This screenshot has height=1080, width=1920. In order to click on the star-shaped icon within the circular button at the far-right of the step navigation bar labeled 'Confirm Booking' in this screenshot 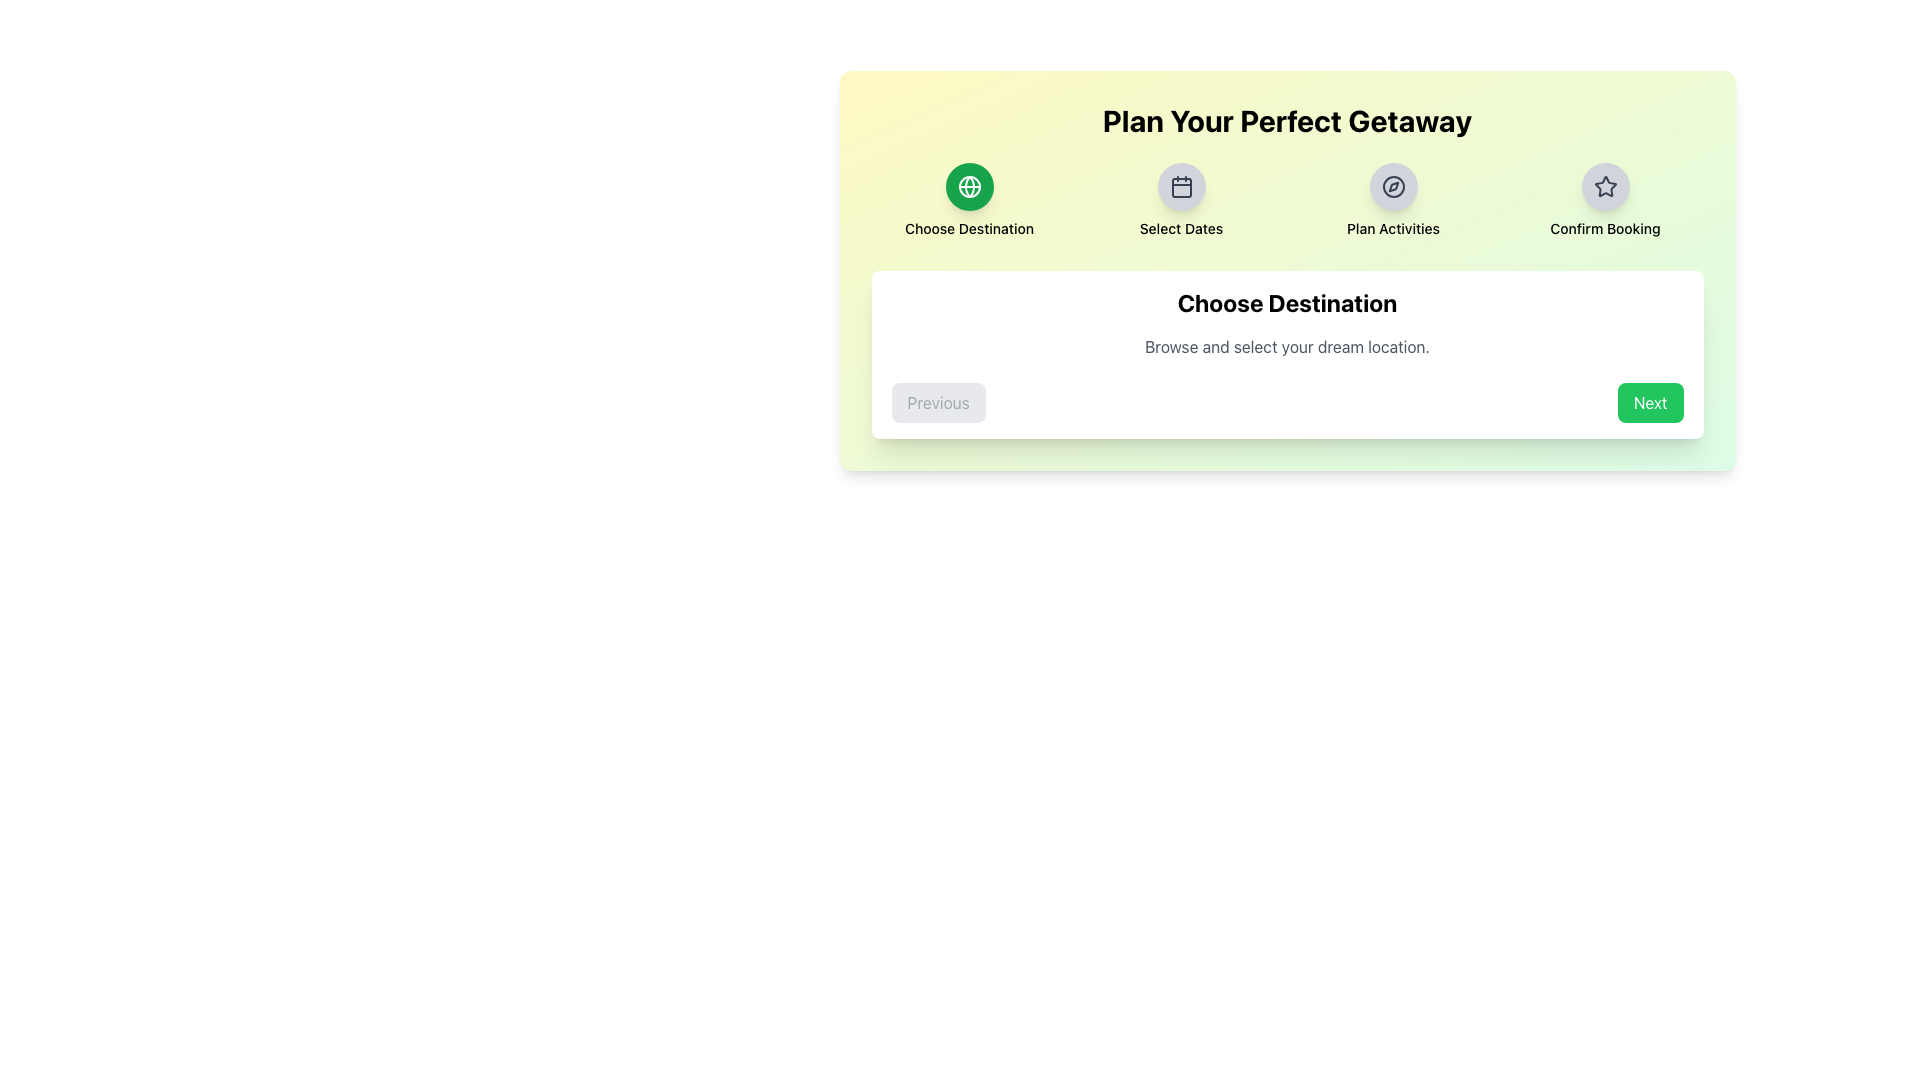, I will do `click(1605, 186)`.